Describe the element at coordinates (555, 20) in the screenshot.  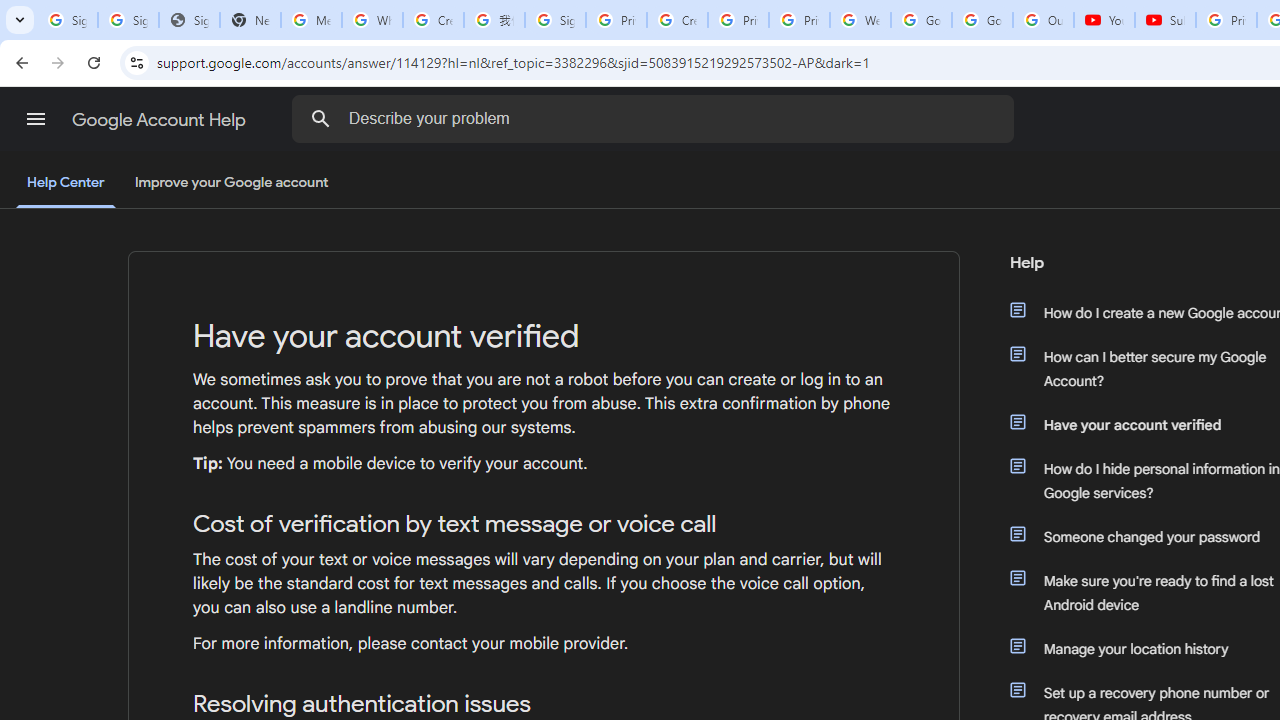
I see `'Sign in - Google Accounts'` at that location.